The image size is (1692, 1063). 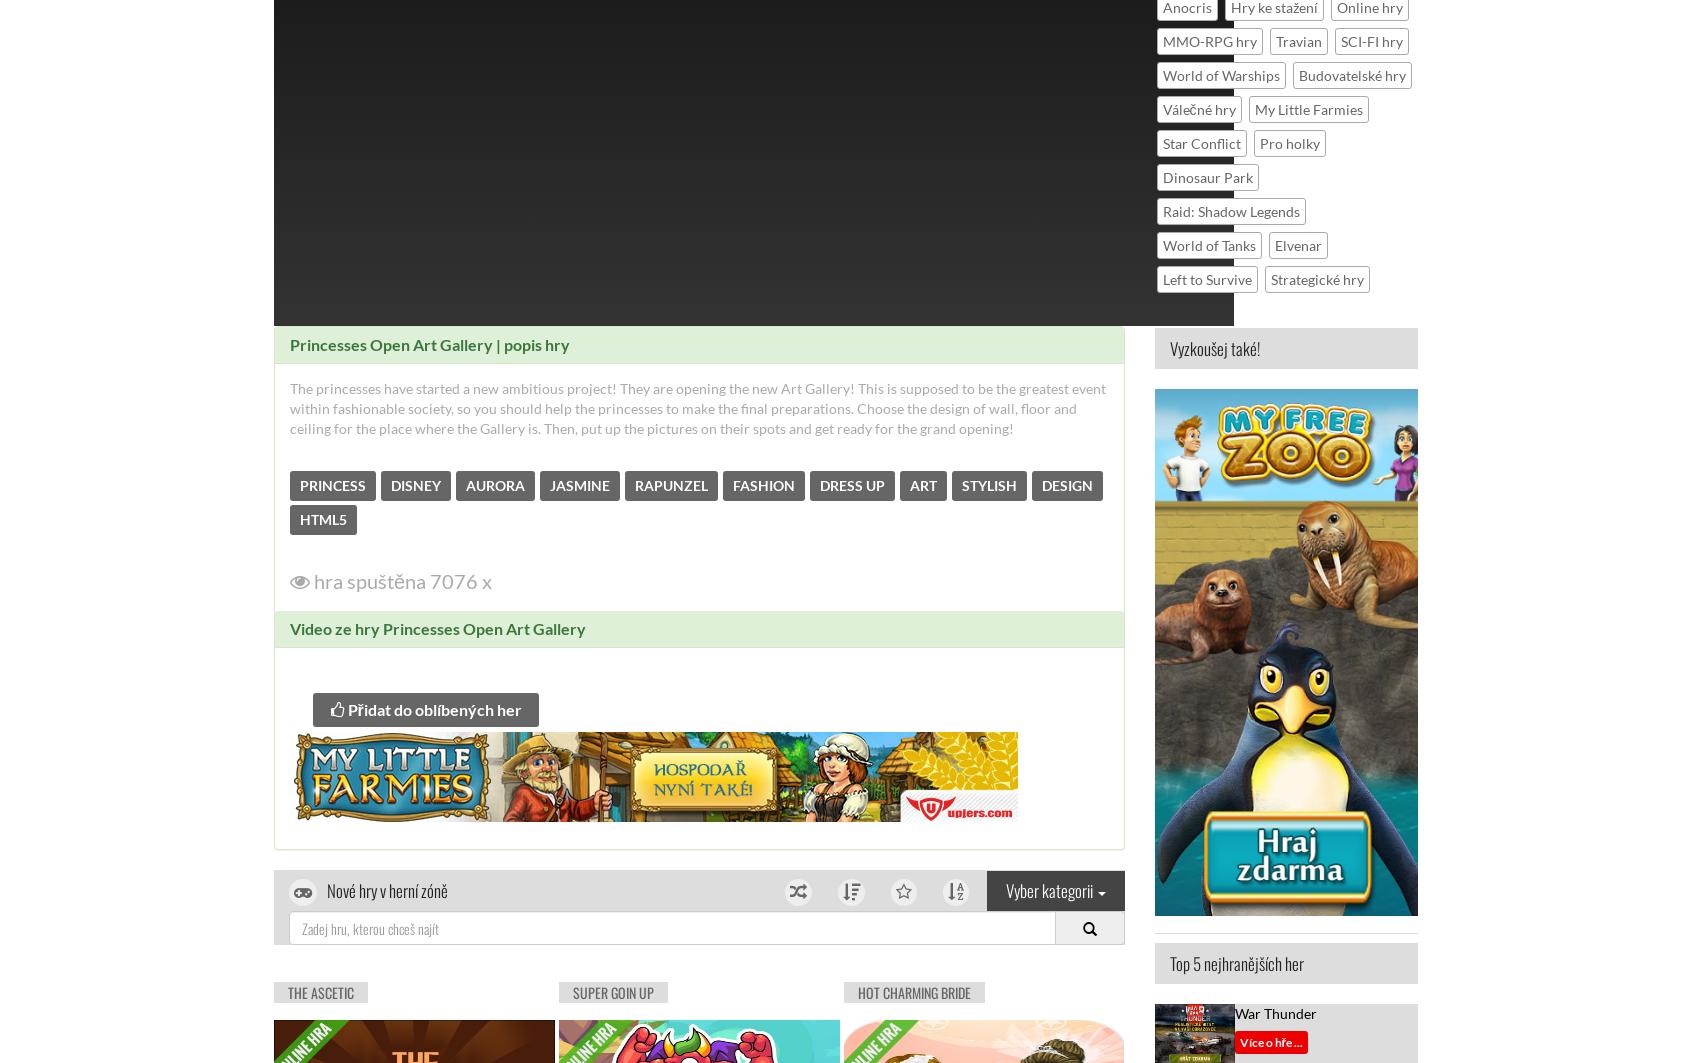 I want to click on 'Přidat do oblíbených her', so click(x=342, y=707).